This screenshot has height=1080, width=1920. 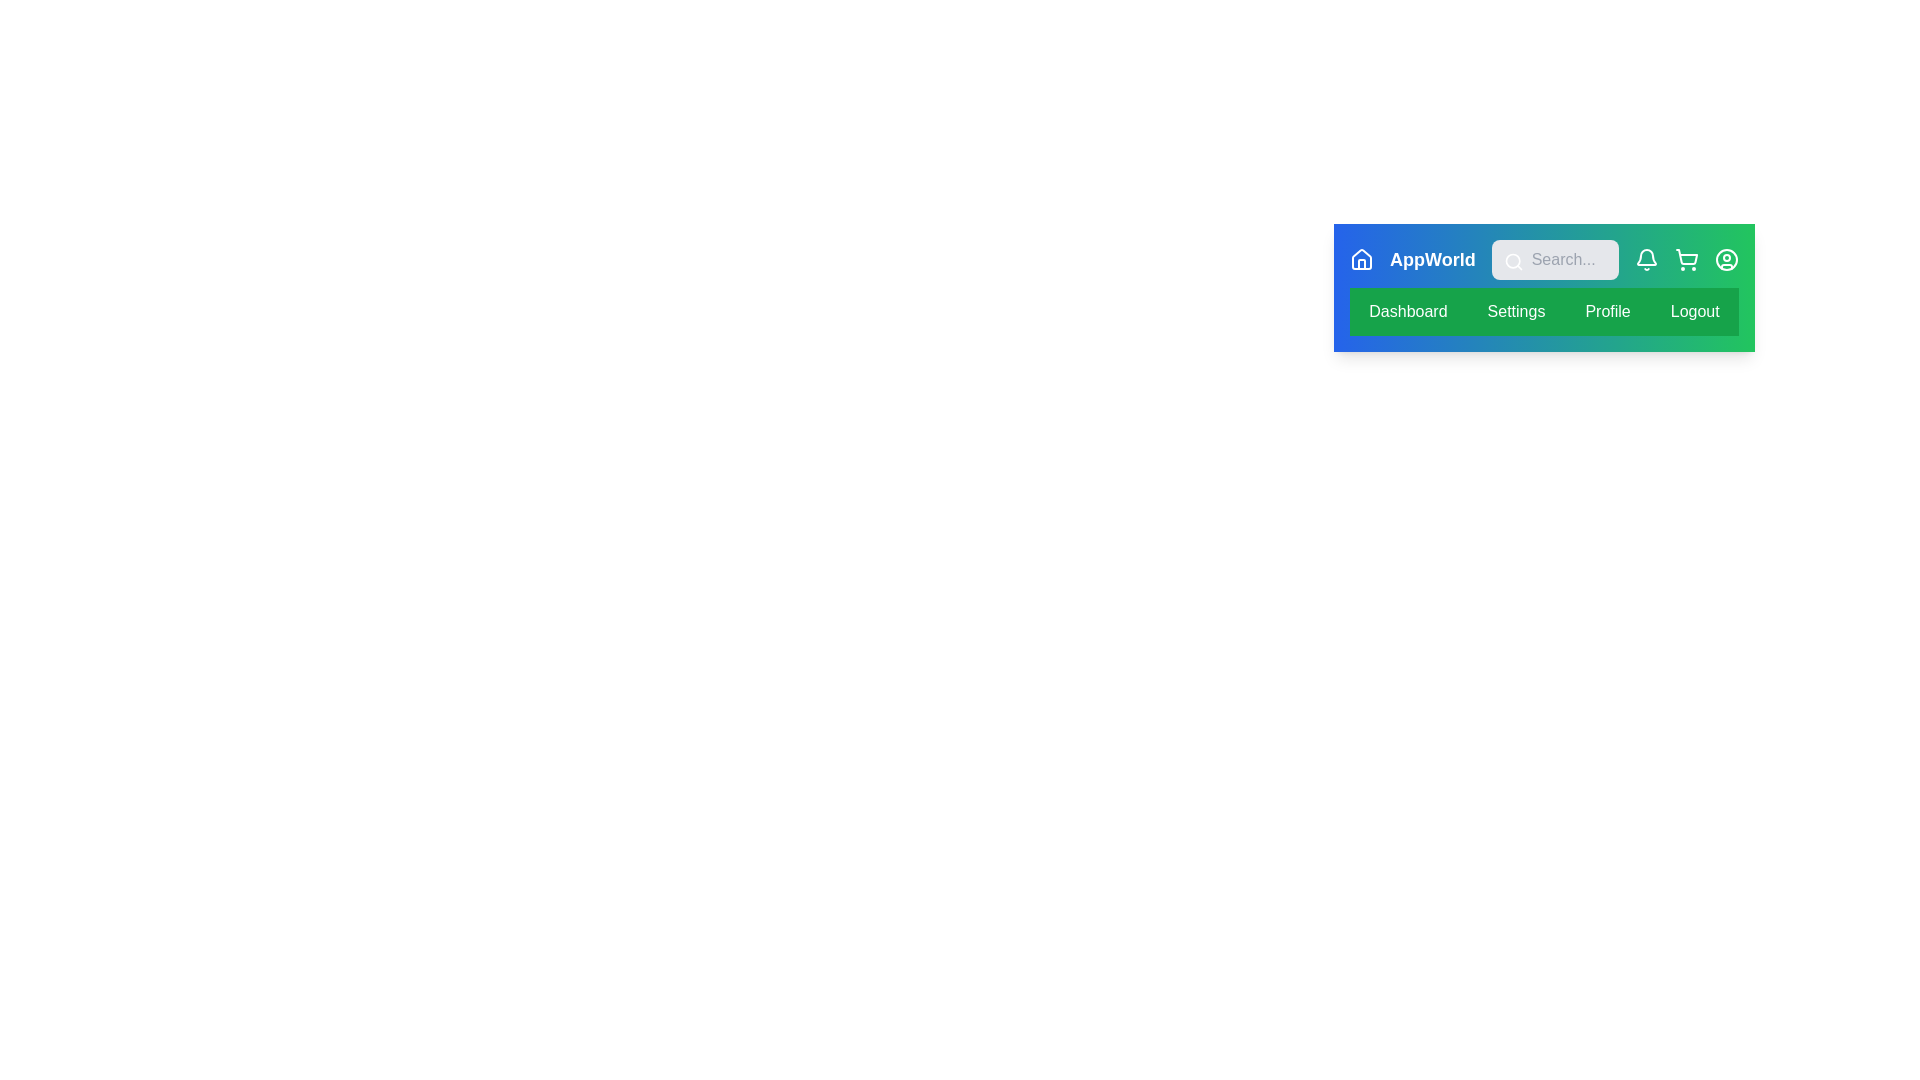 I want to click on the navigation item Settings to navigate to the corresponding section, so click(x=1516, y=312).